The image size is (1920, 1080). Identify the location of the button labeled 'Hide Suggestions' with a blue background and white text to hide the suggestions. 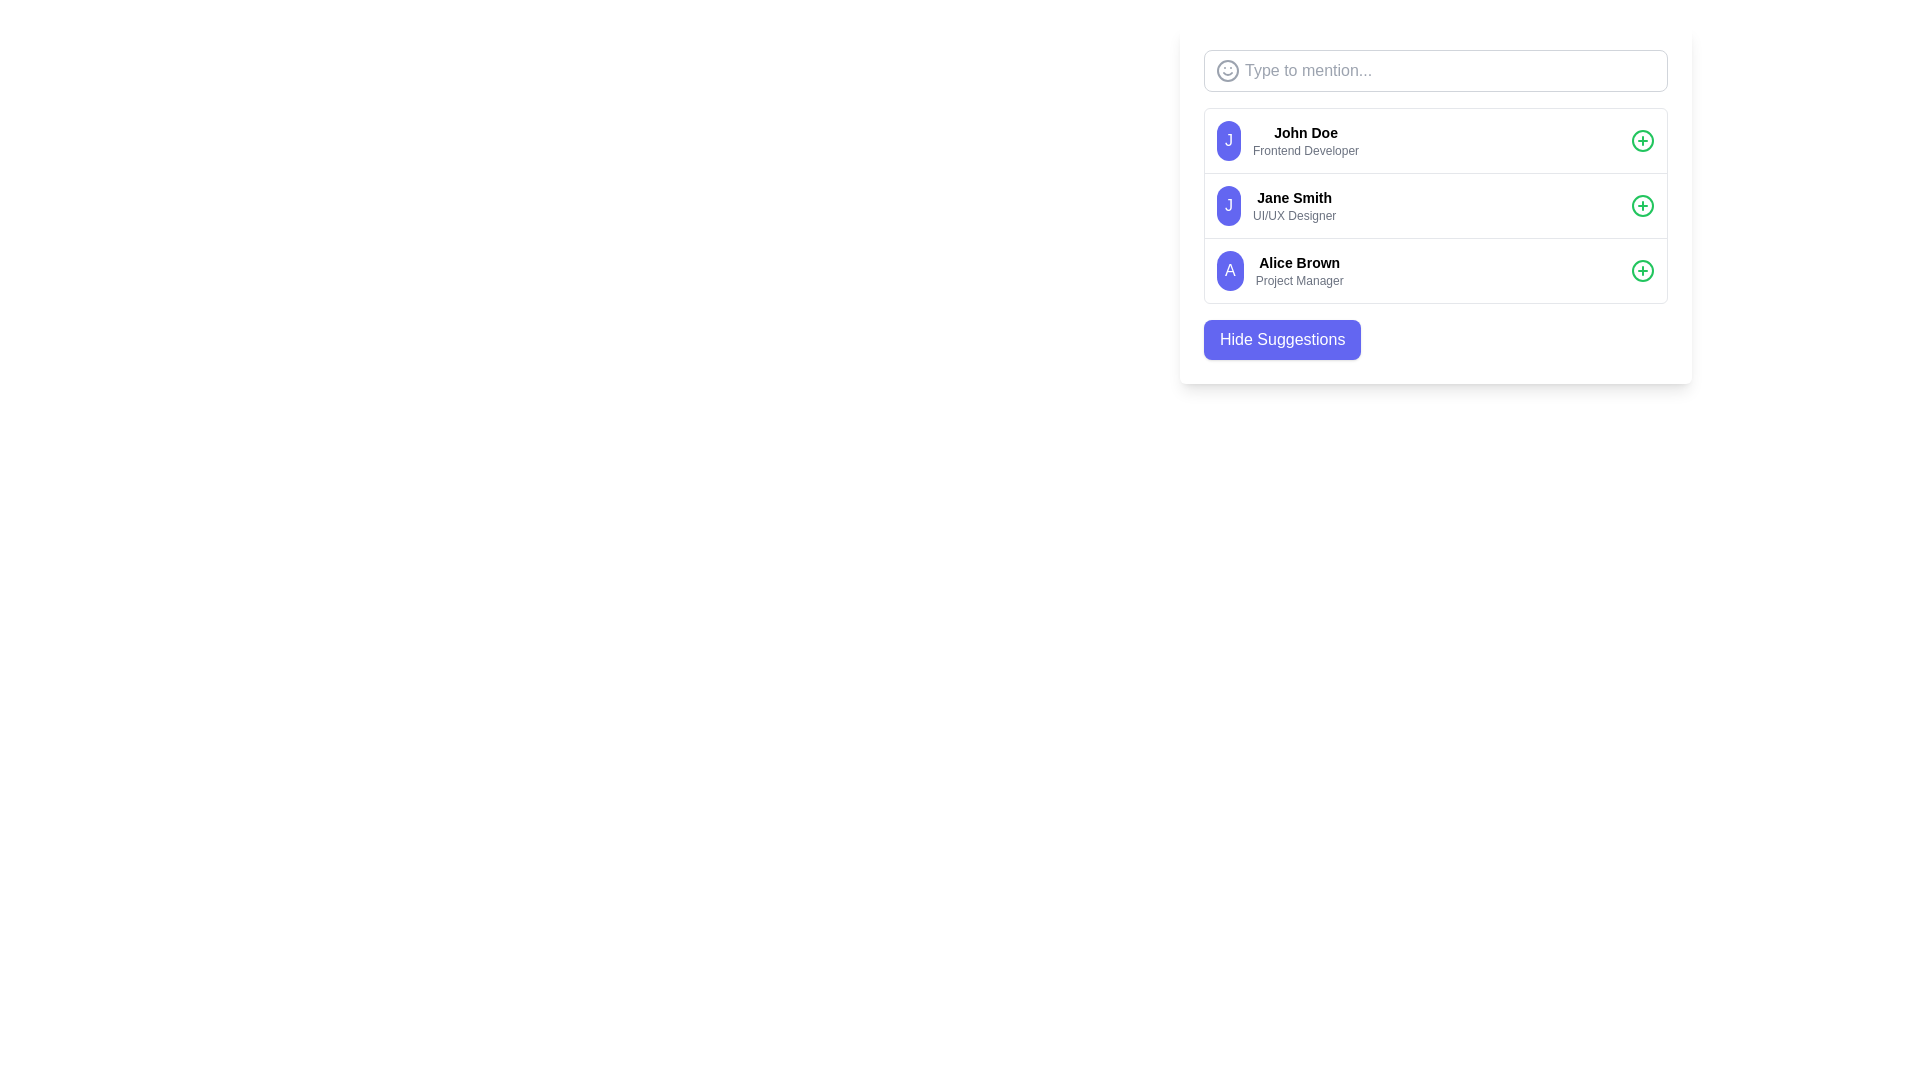
(1282, 338).